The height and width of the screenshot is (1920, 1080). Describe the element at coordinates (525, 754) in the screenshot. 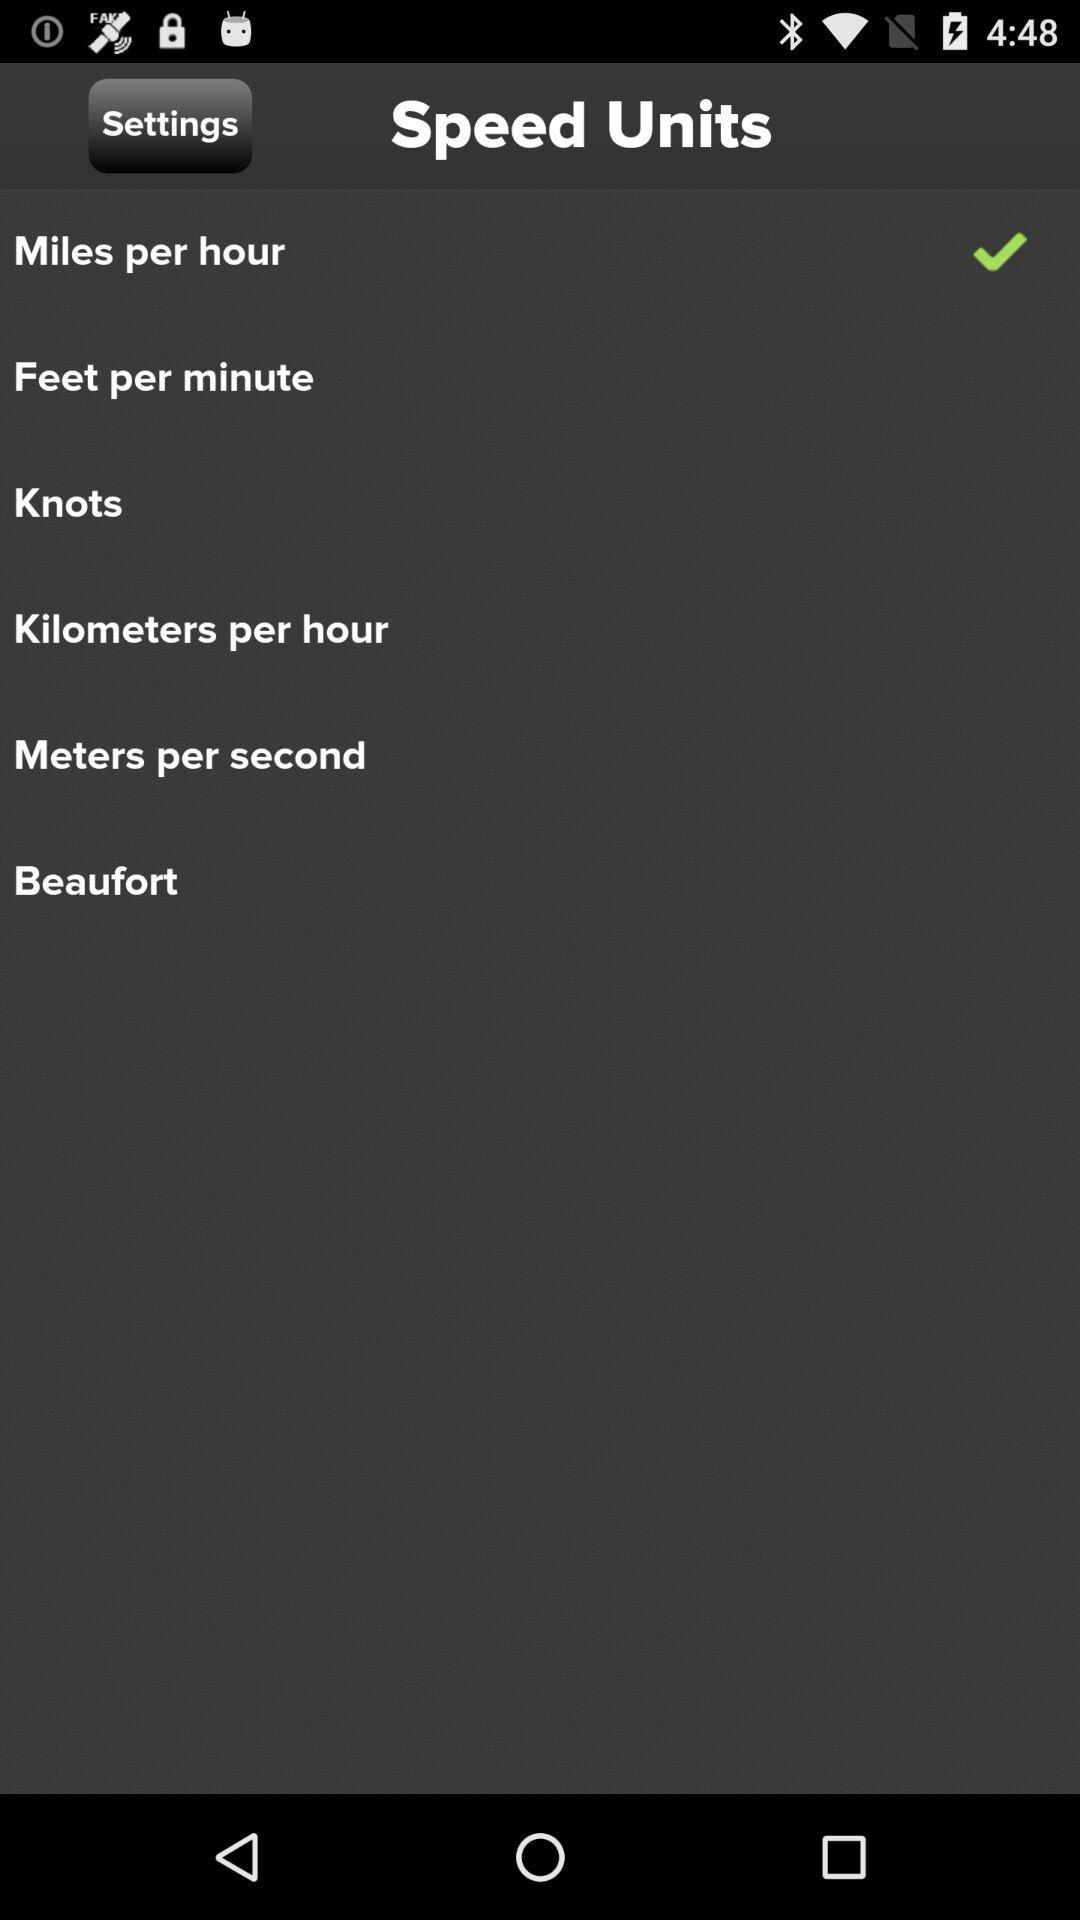

I see `meters per second icon` at that location.